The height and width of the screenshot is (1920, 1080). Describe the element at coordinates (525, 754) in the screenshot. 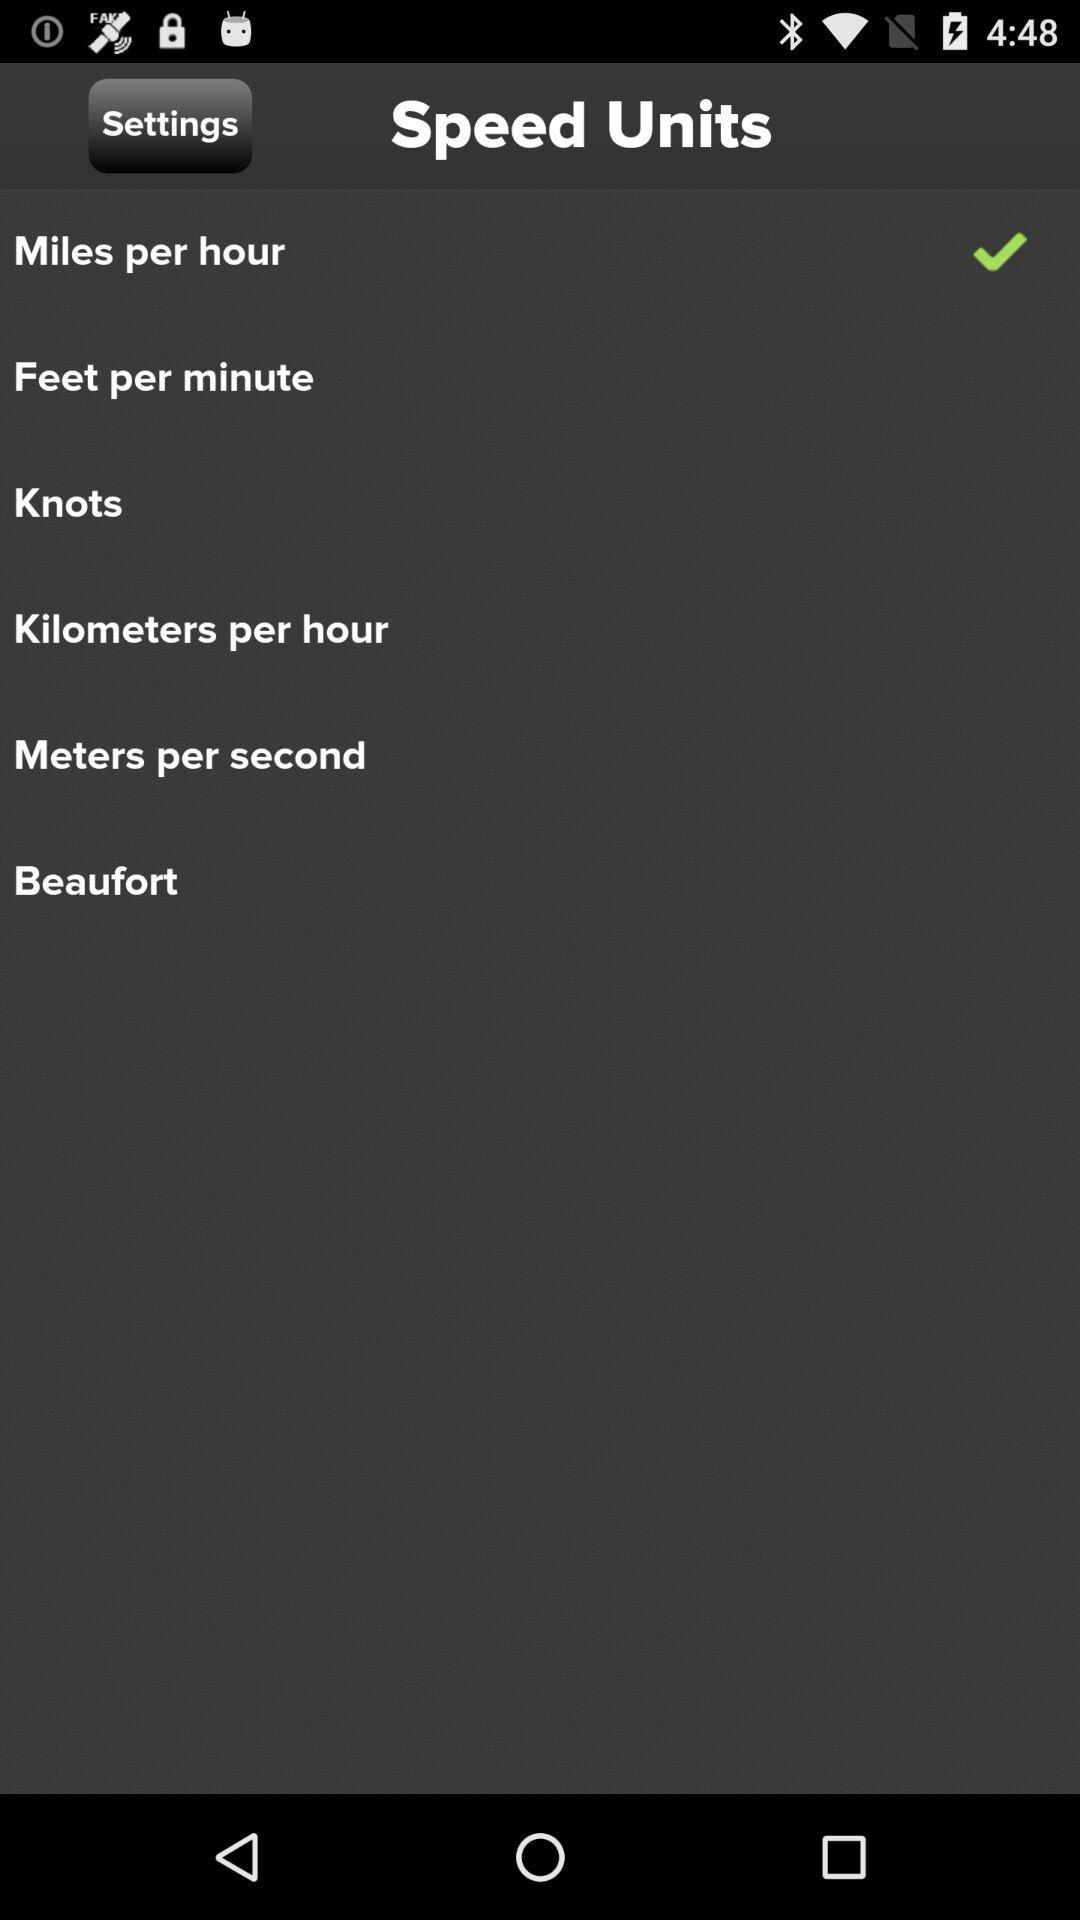

I see `meters per second icon` at that location.